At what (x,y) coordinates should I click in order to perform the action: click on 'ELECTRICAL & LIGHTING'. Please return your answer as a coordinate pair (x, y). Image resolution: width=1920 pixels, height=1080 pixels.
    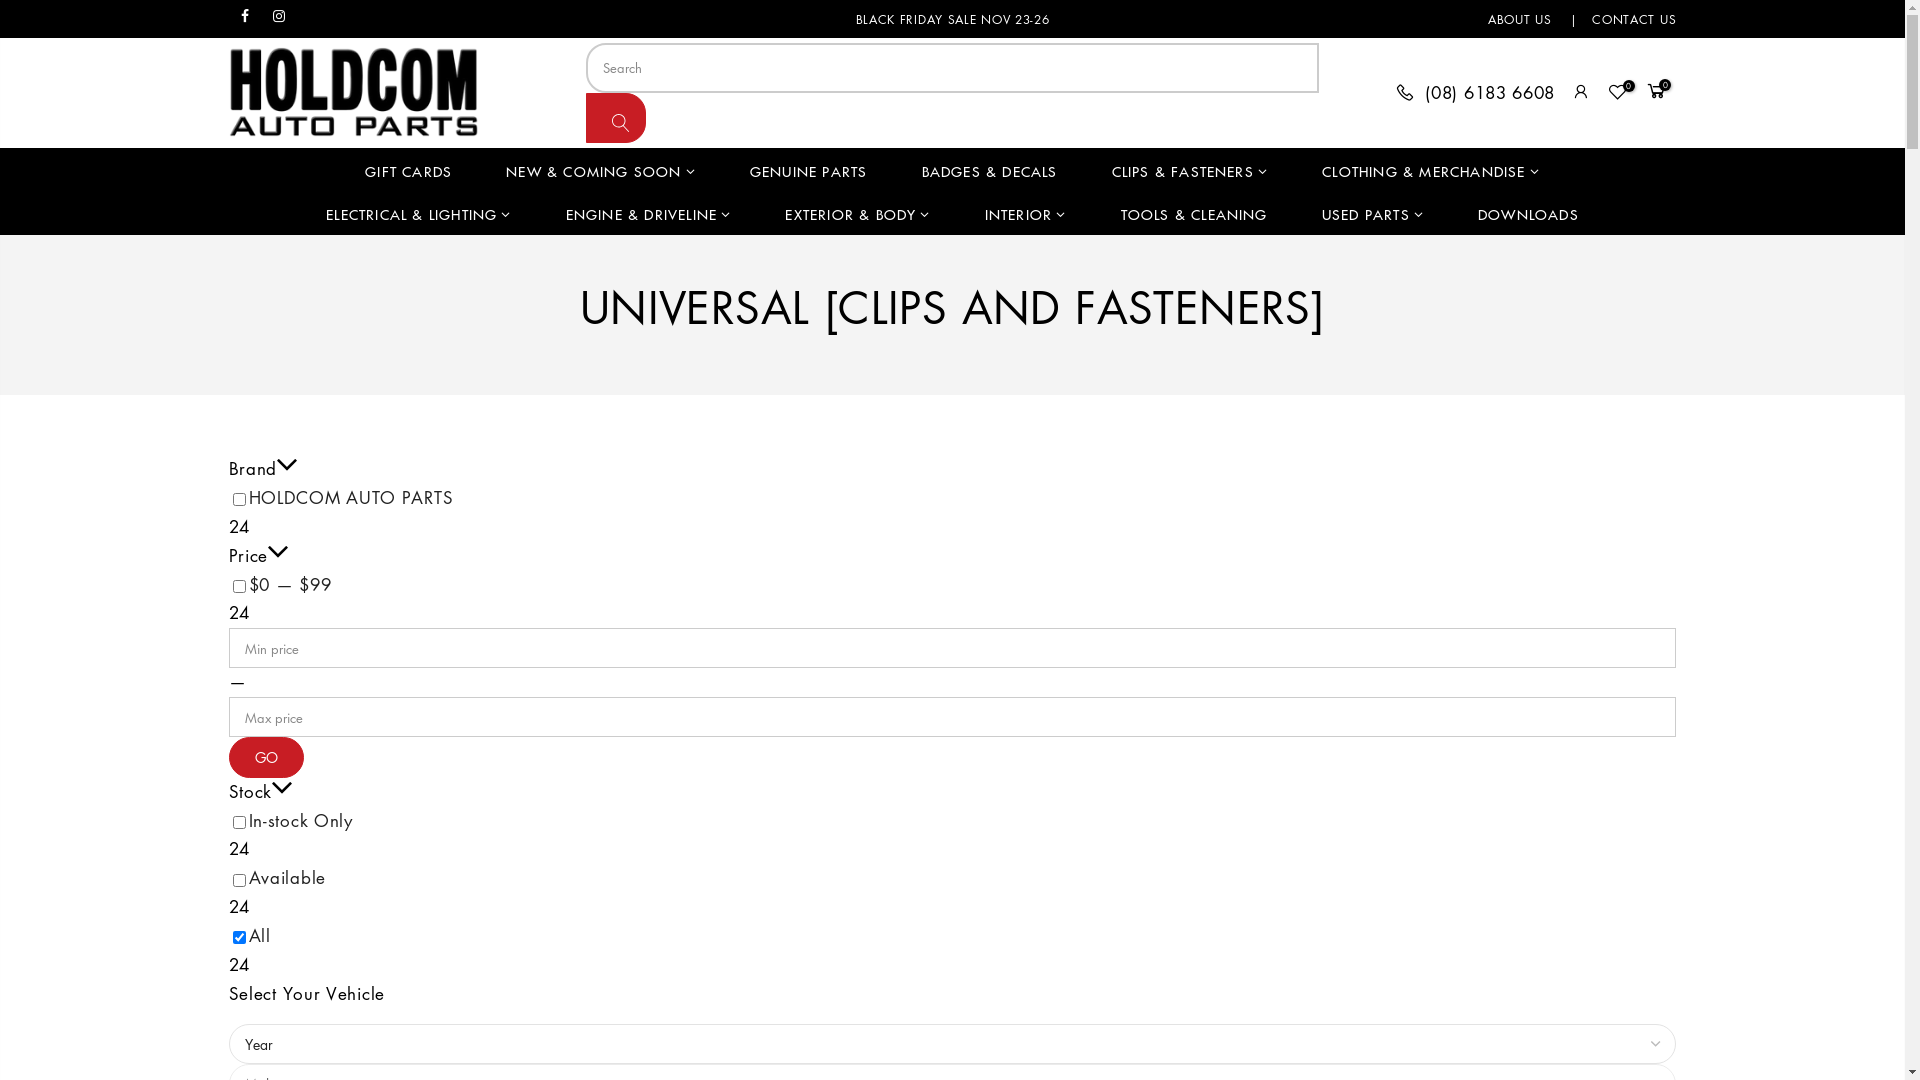
    Looking at the image, I should click on (417, 213).